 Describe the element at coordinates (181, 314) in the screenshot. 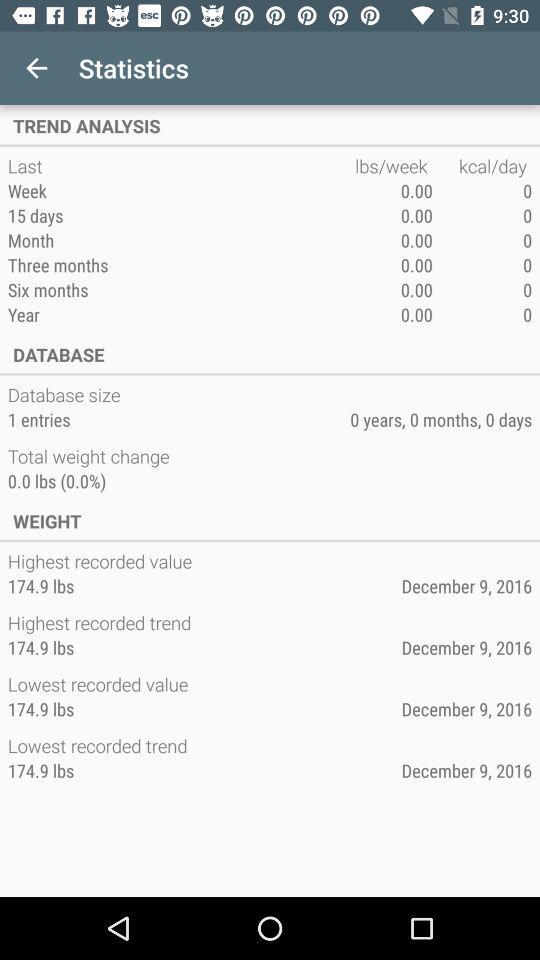

I see `year` at that location.